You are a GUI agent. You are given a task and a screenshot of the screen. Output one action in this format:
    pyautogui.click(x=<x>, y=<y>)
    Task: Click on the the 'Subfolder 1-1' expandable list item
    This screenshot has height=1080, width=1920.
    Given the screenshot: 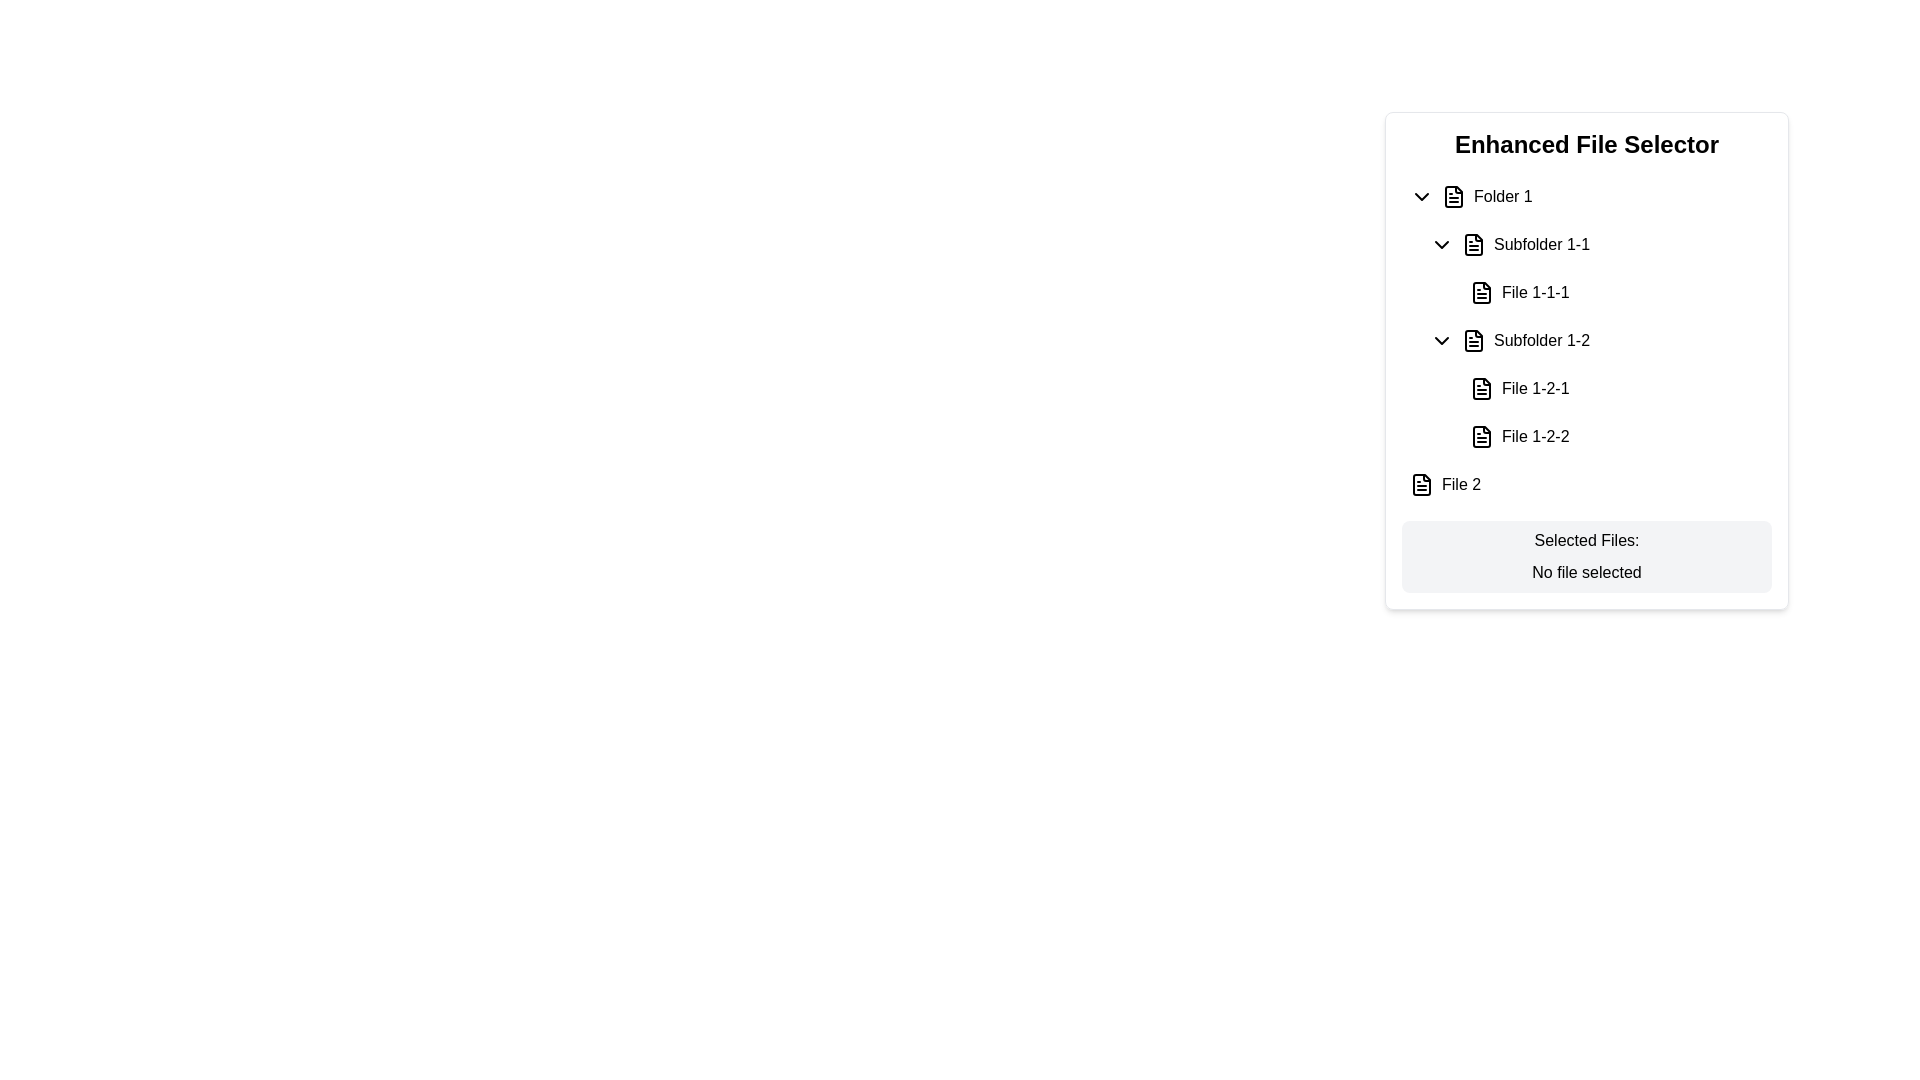 What is the action you would take?
    pyautogui.click(x=1596, y=244)
    